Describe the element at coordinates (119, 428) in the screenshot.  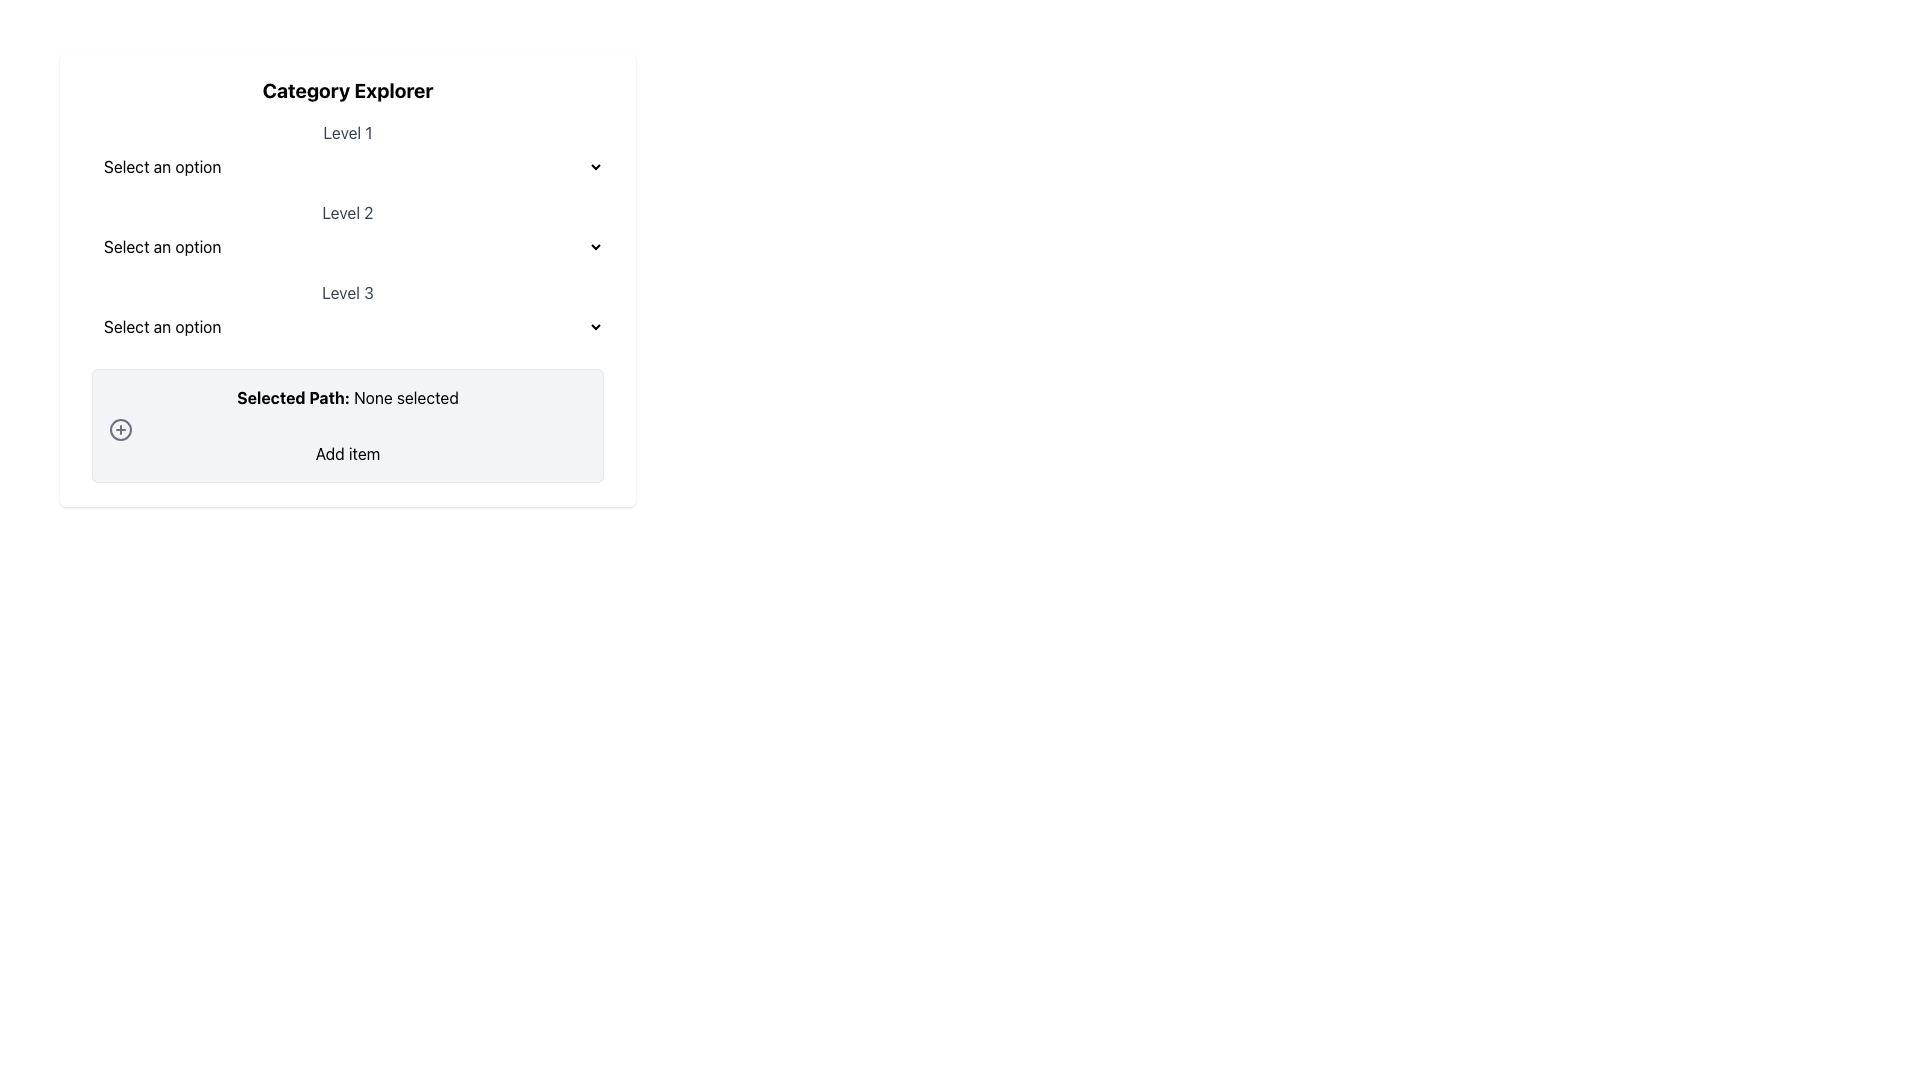
I see `the SVG circle that indicates the 'Add item' functionality, located in the lower middle region of the interface, left to the 'Add item' button` at that location.